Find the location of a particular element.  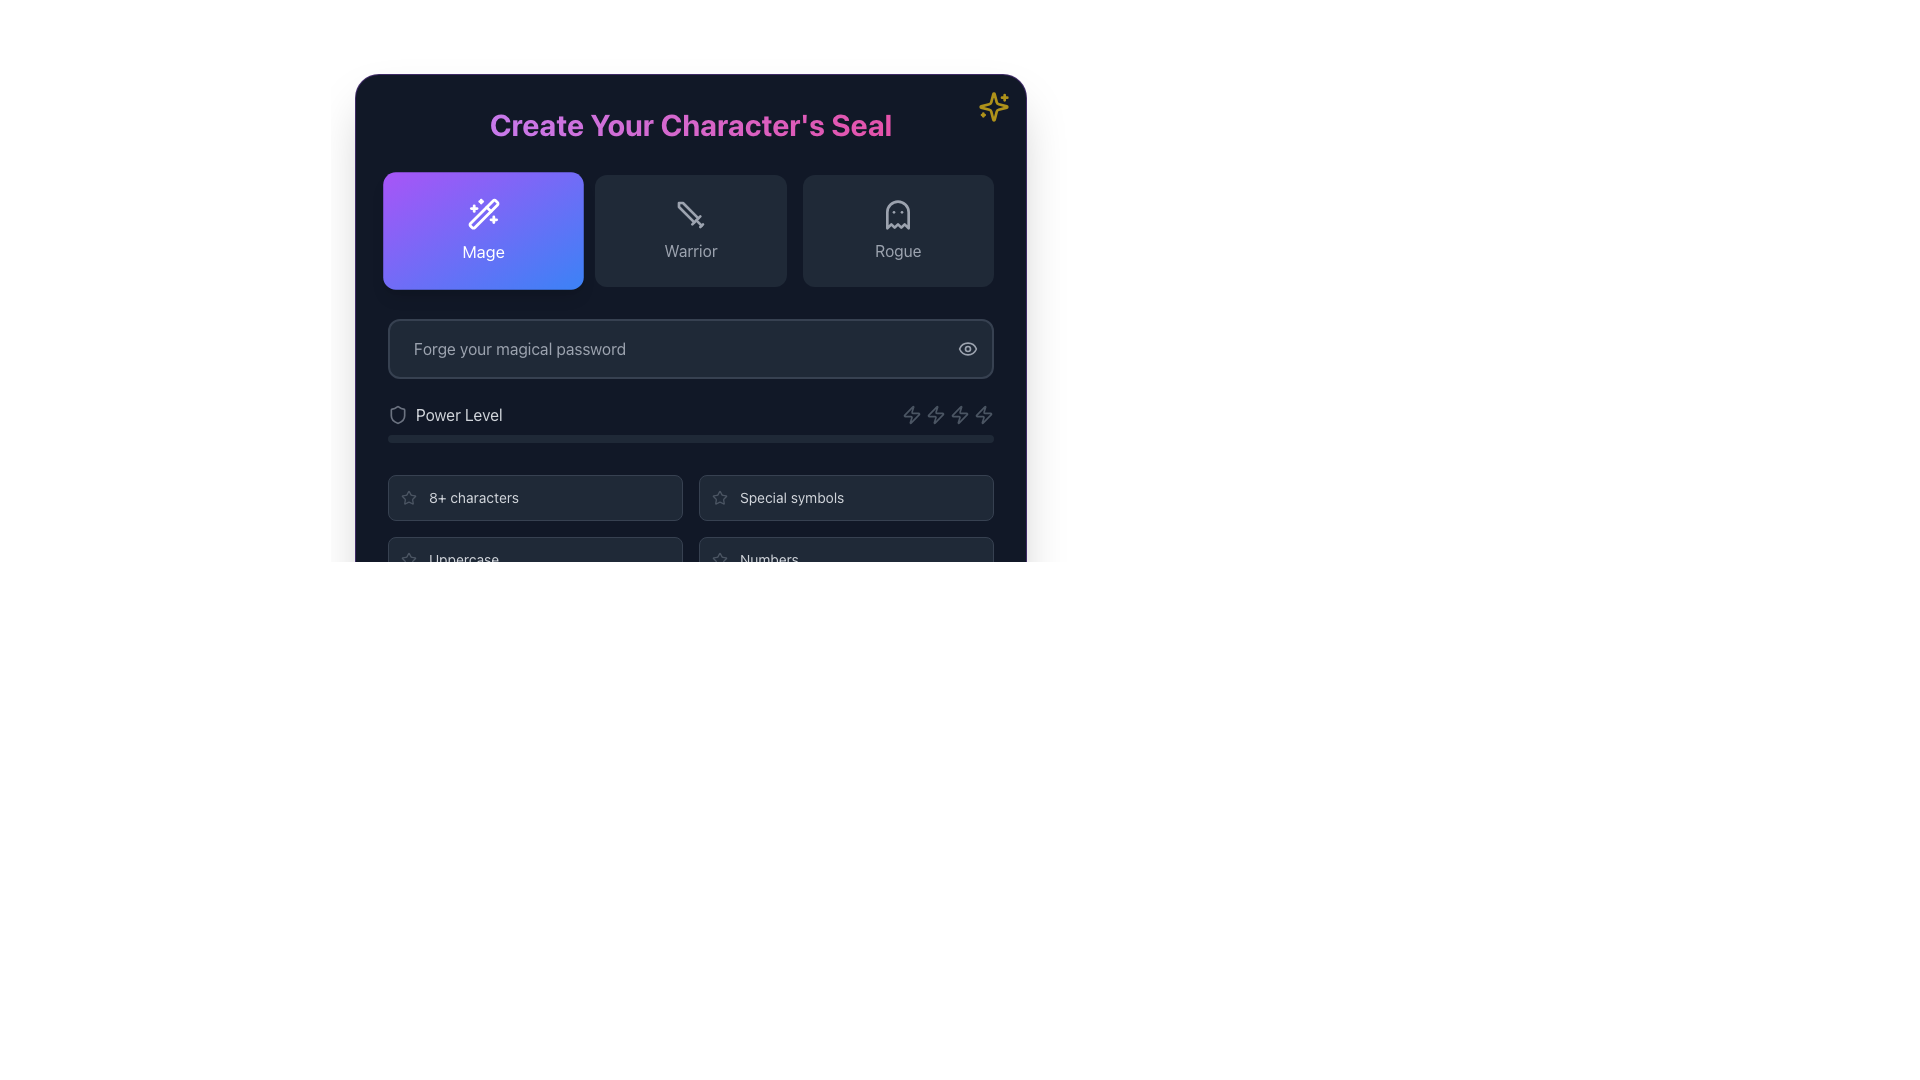

the progress bar is located at coordinates (932, 438).